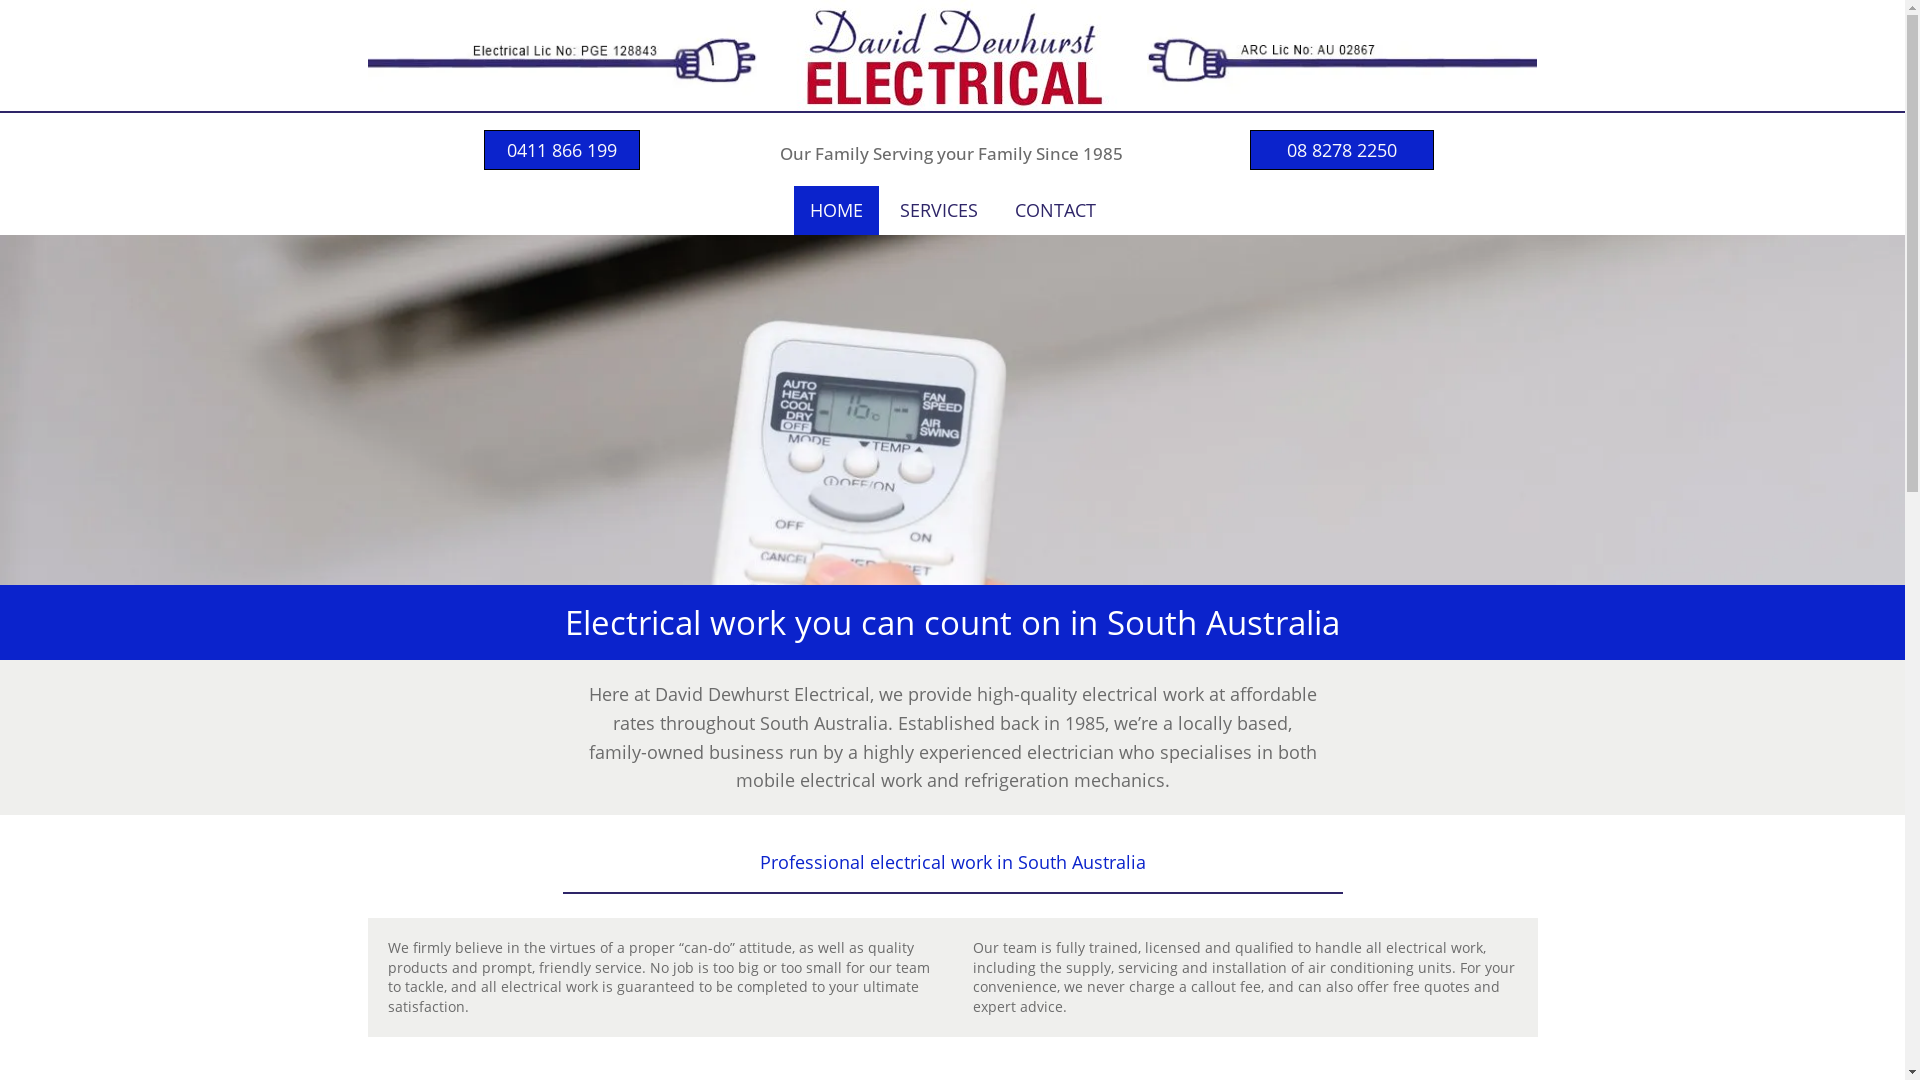 Image resolution: width=1920 pixels, height=1080 pixels. I want to click on 'david dewhurst electrical licence number    ', so click(561, 52).